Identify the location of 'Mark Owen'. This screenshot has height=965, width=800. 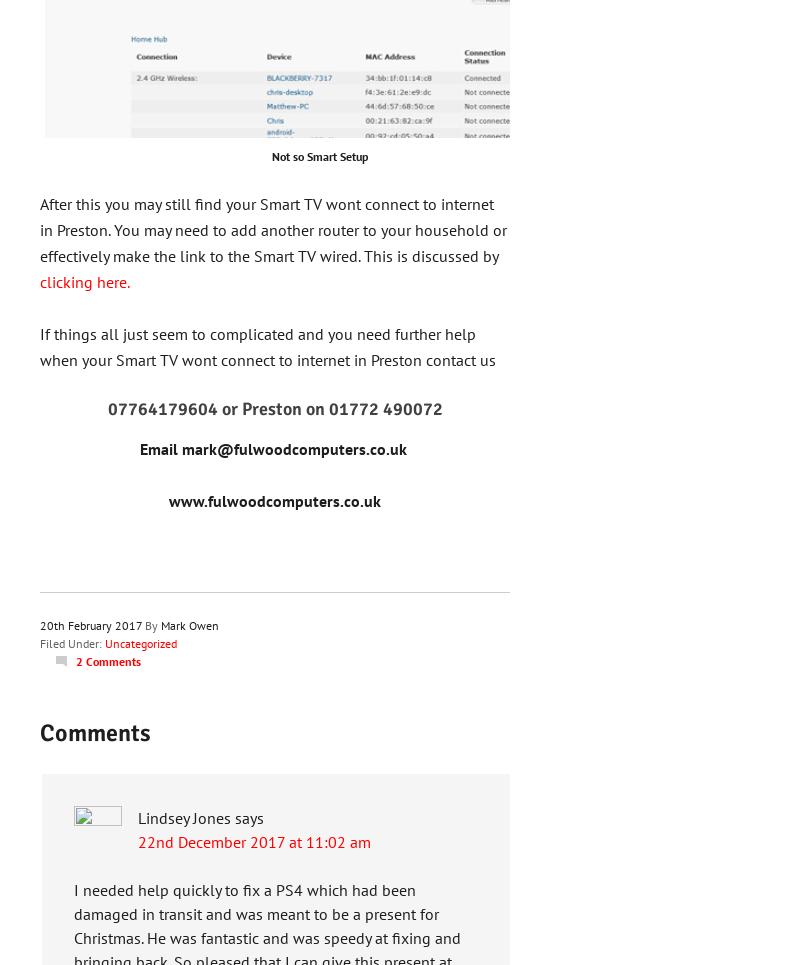
(189, 624).